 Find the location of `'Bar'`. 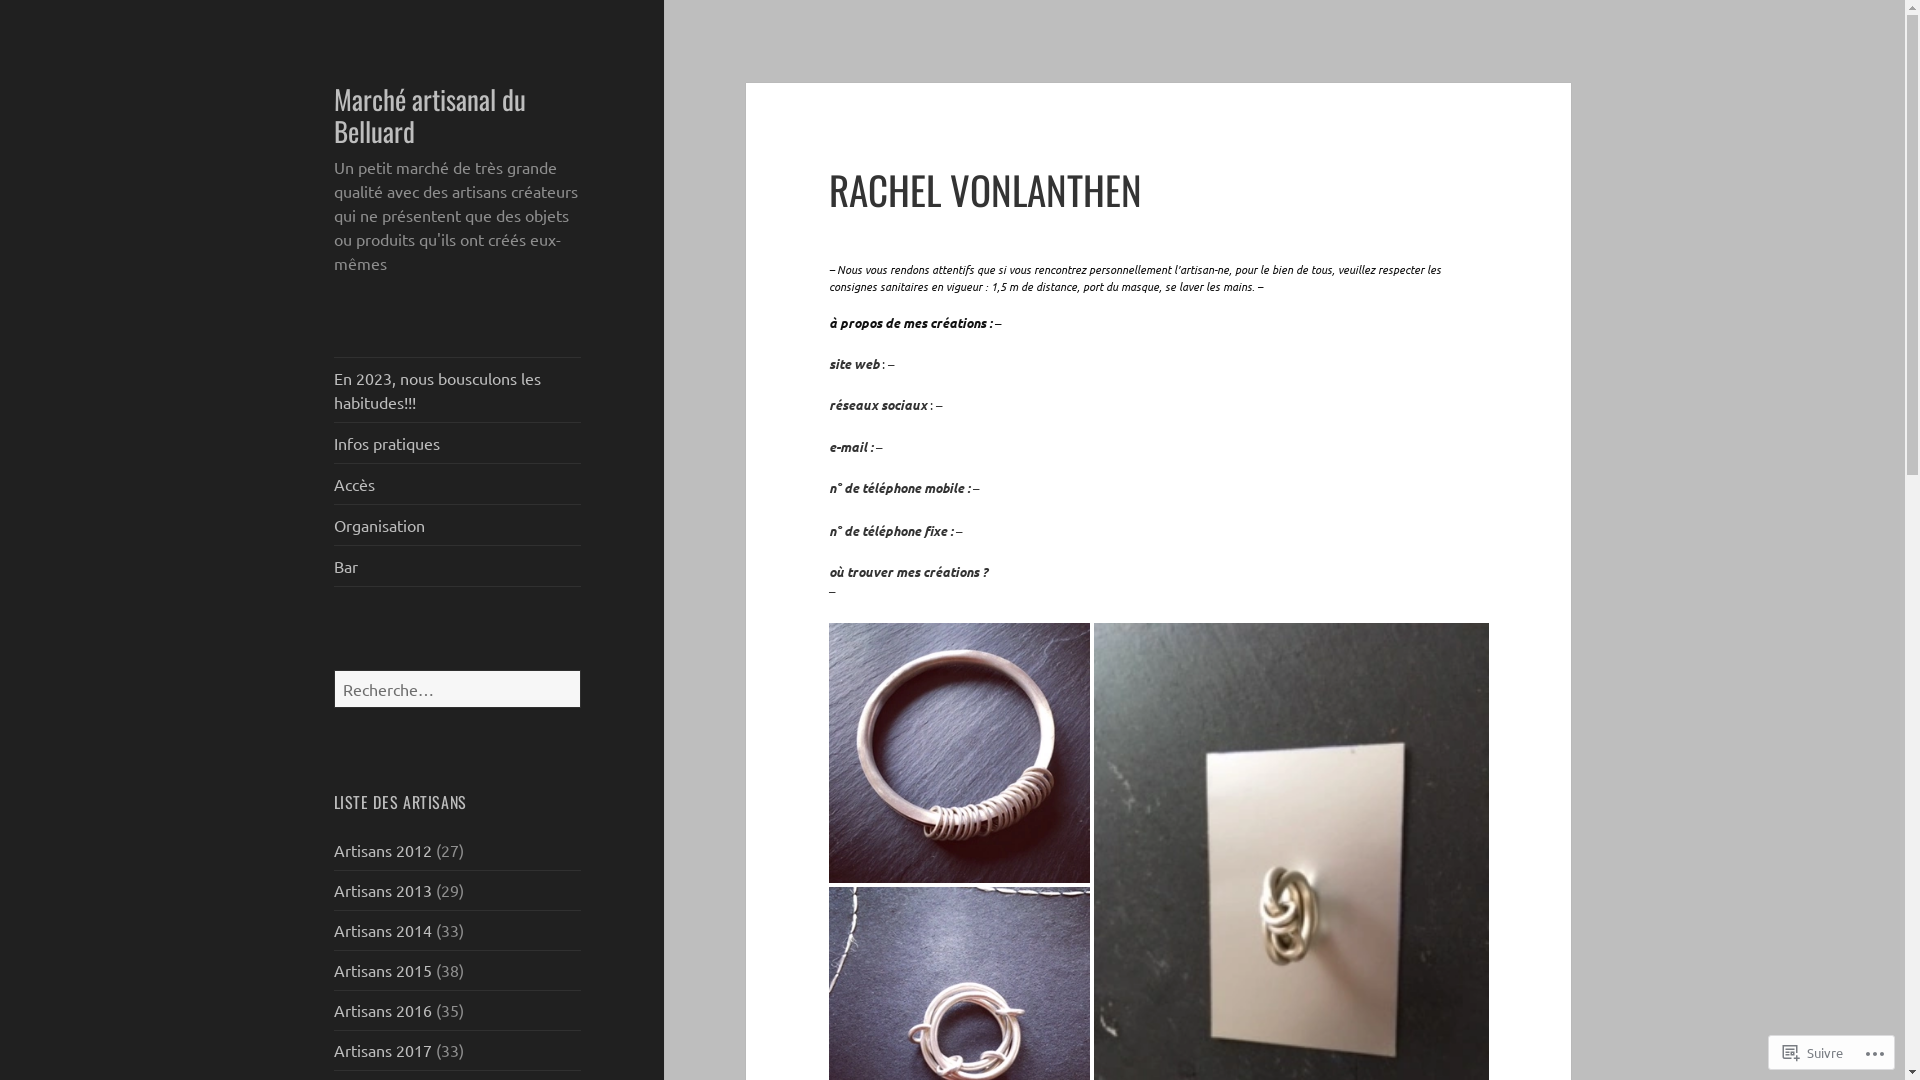

'Bar' is located at coordinates (334, 566).